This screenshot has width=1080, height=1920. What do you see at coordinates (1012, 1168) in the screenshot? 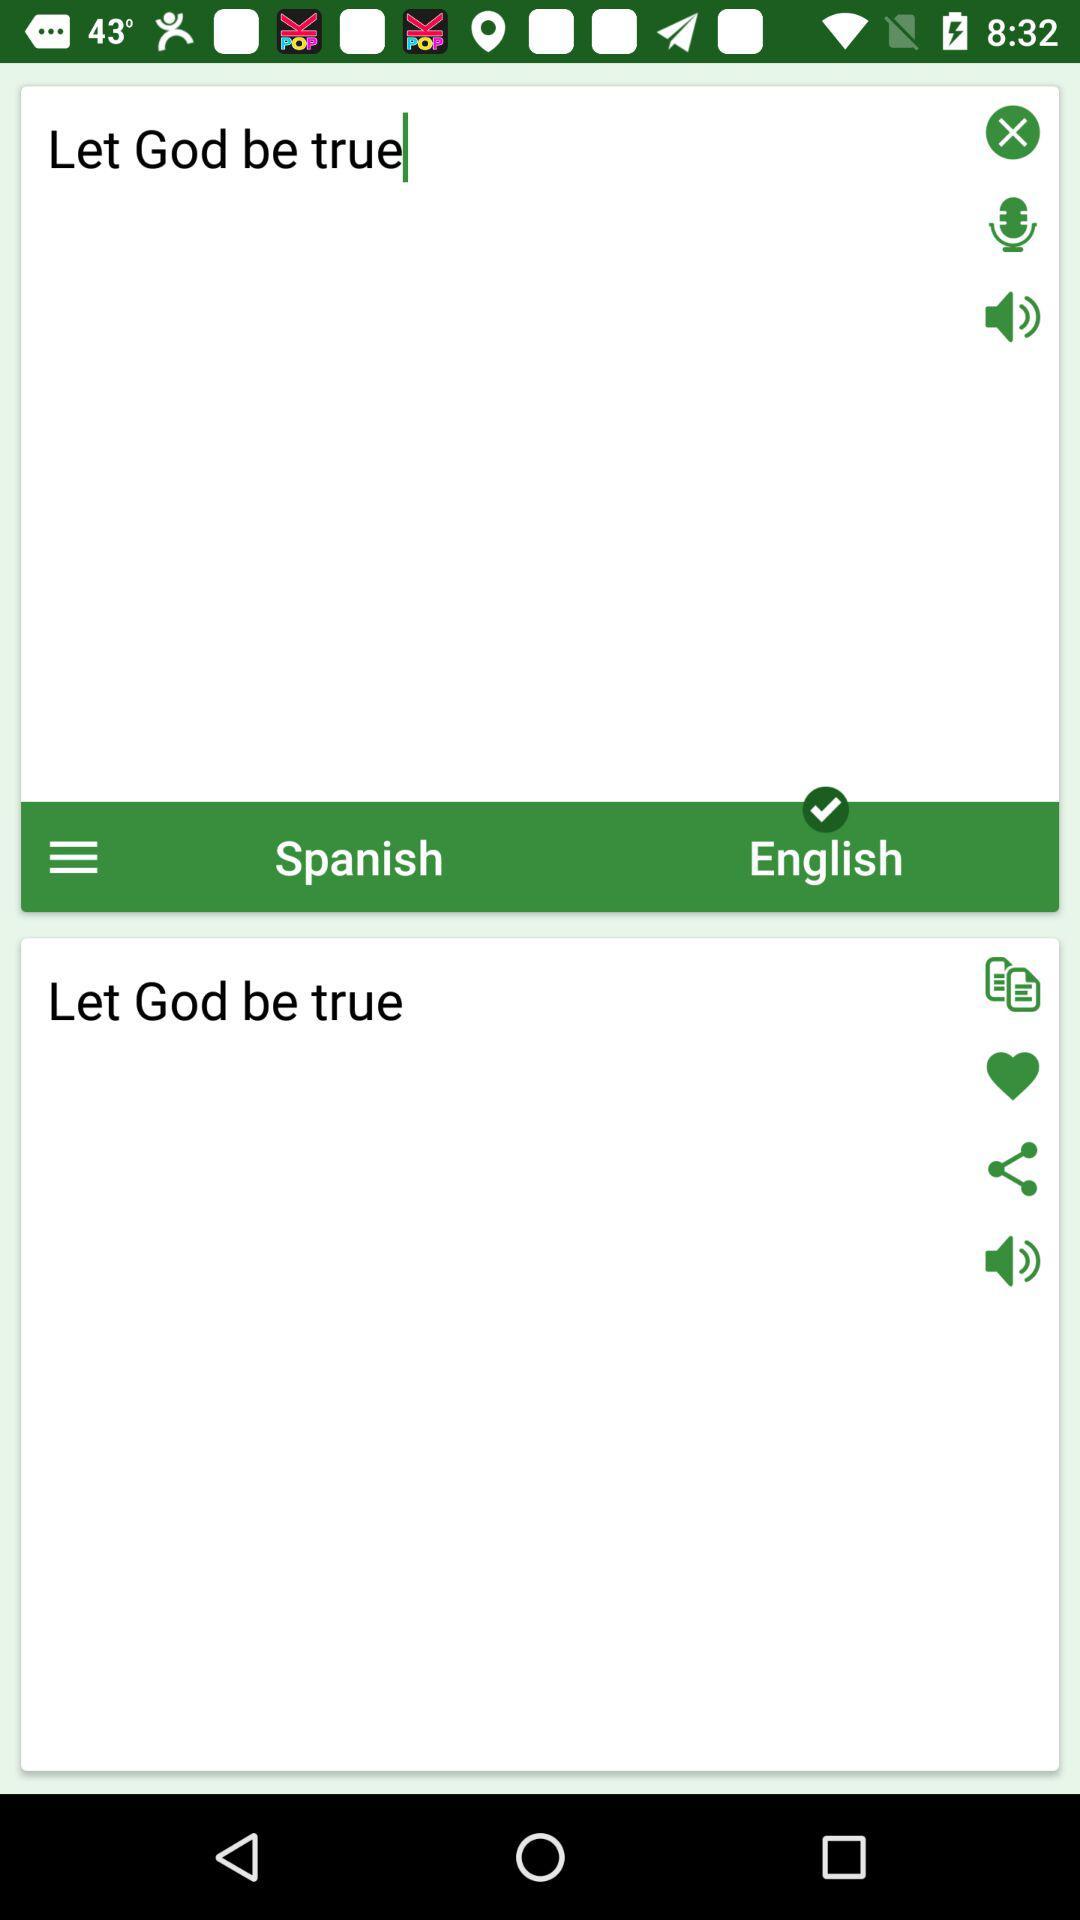
I see `share the translation` at bounding box center [1012, 1168].